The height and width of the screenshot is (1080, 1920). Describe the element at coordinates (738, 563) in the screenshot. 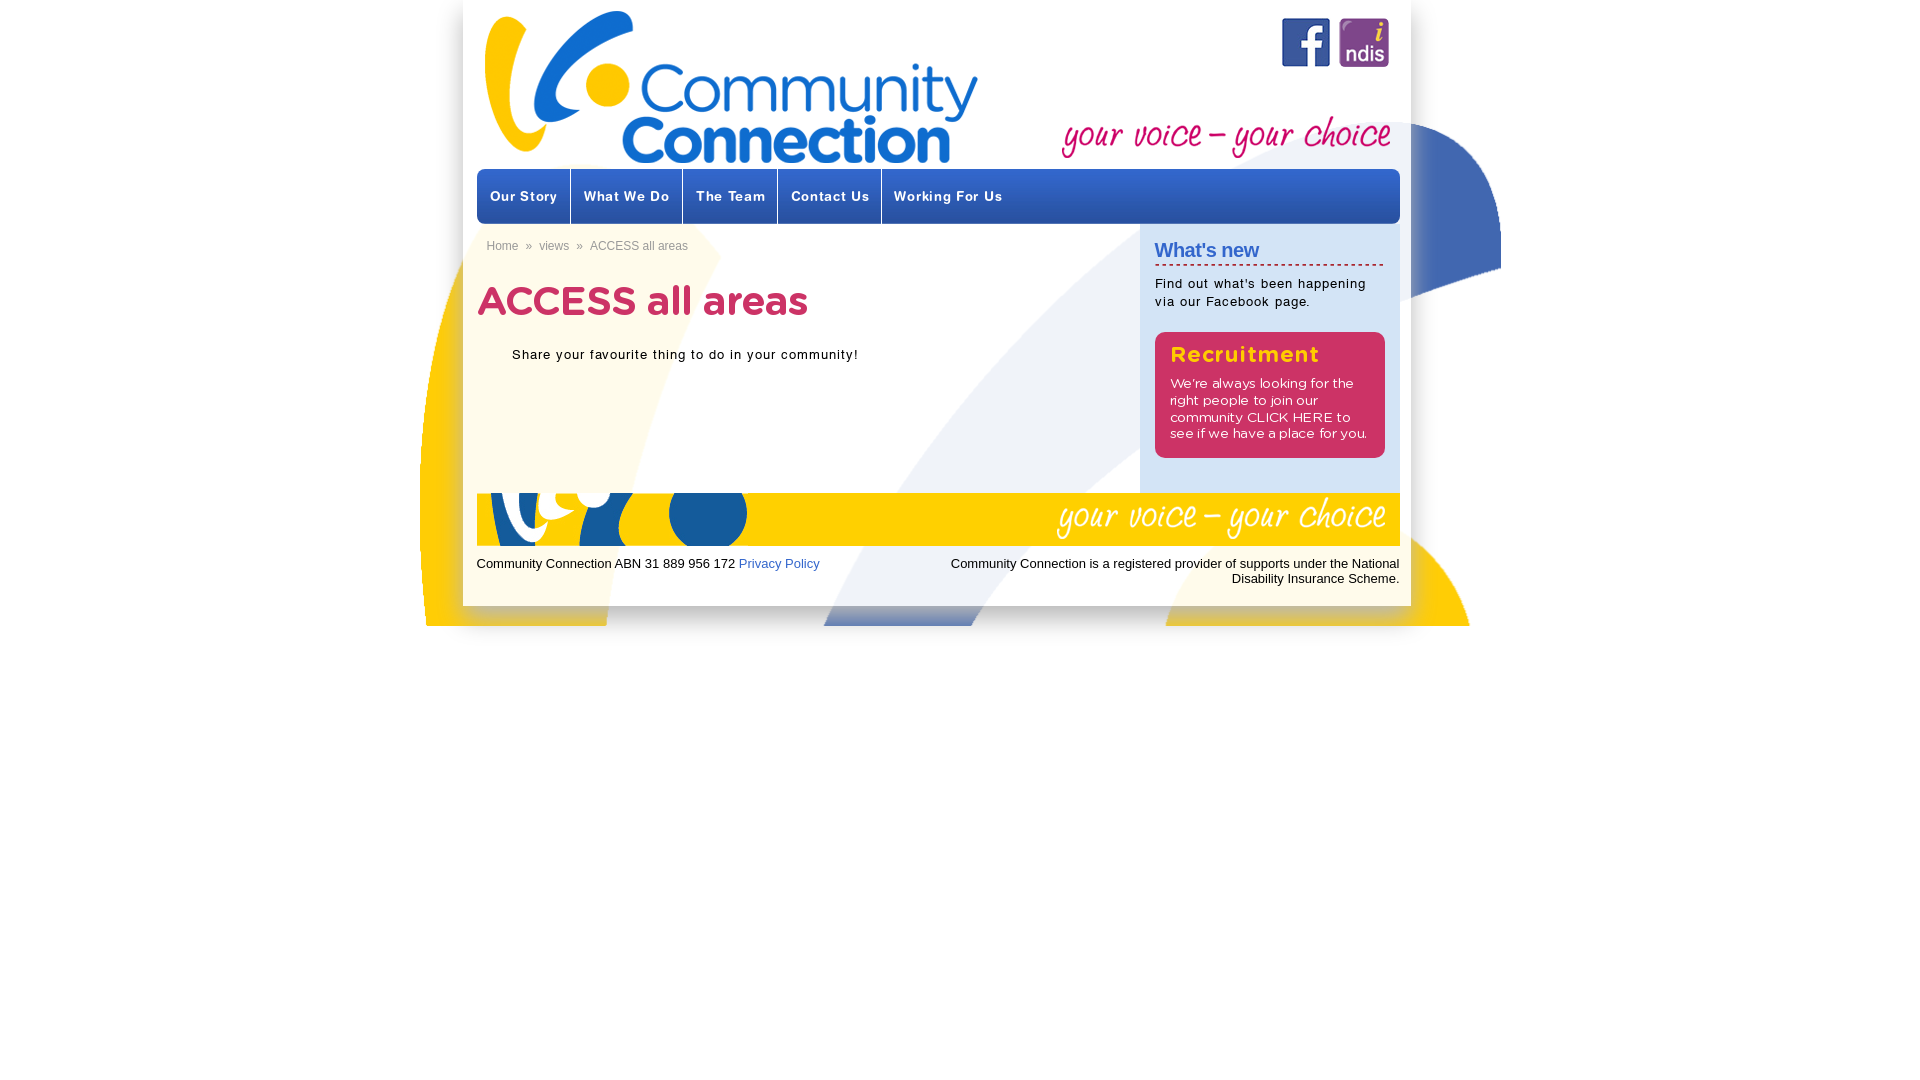

I see `'Privacy Policy'` at that location.